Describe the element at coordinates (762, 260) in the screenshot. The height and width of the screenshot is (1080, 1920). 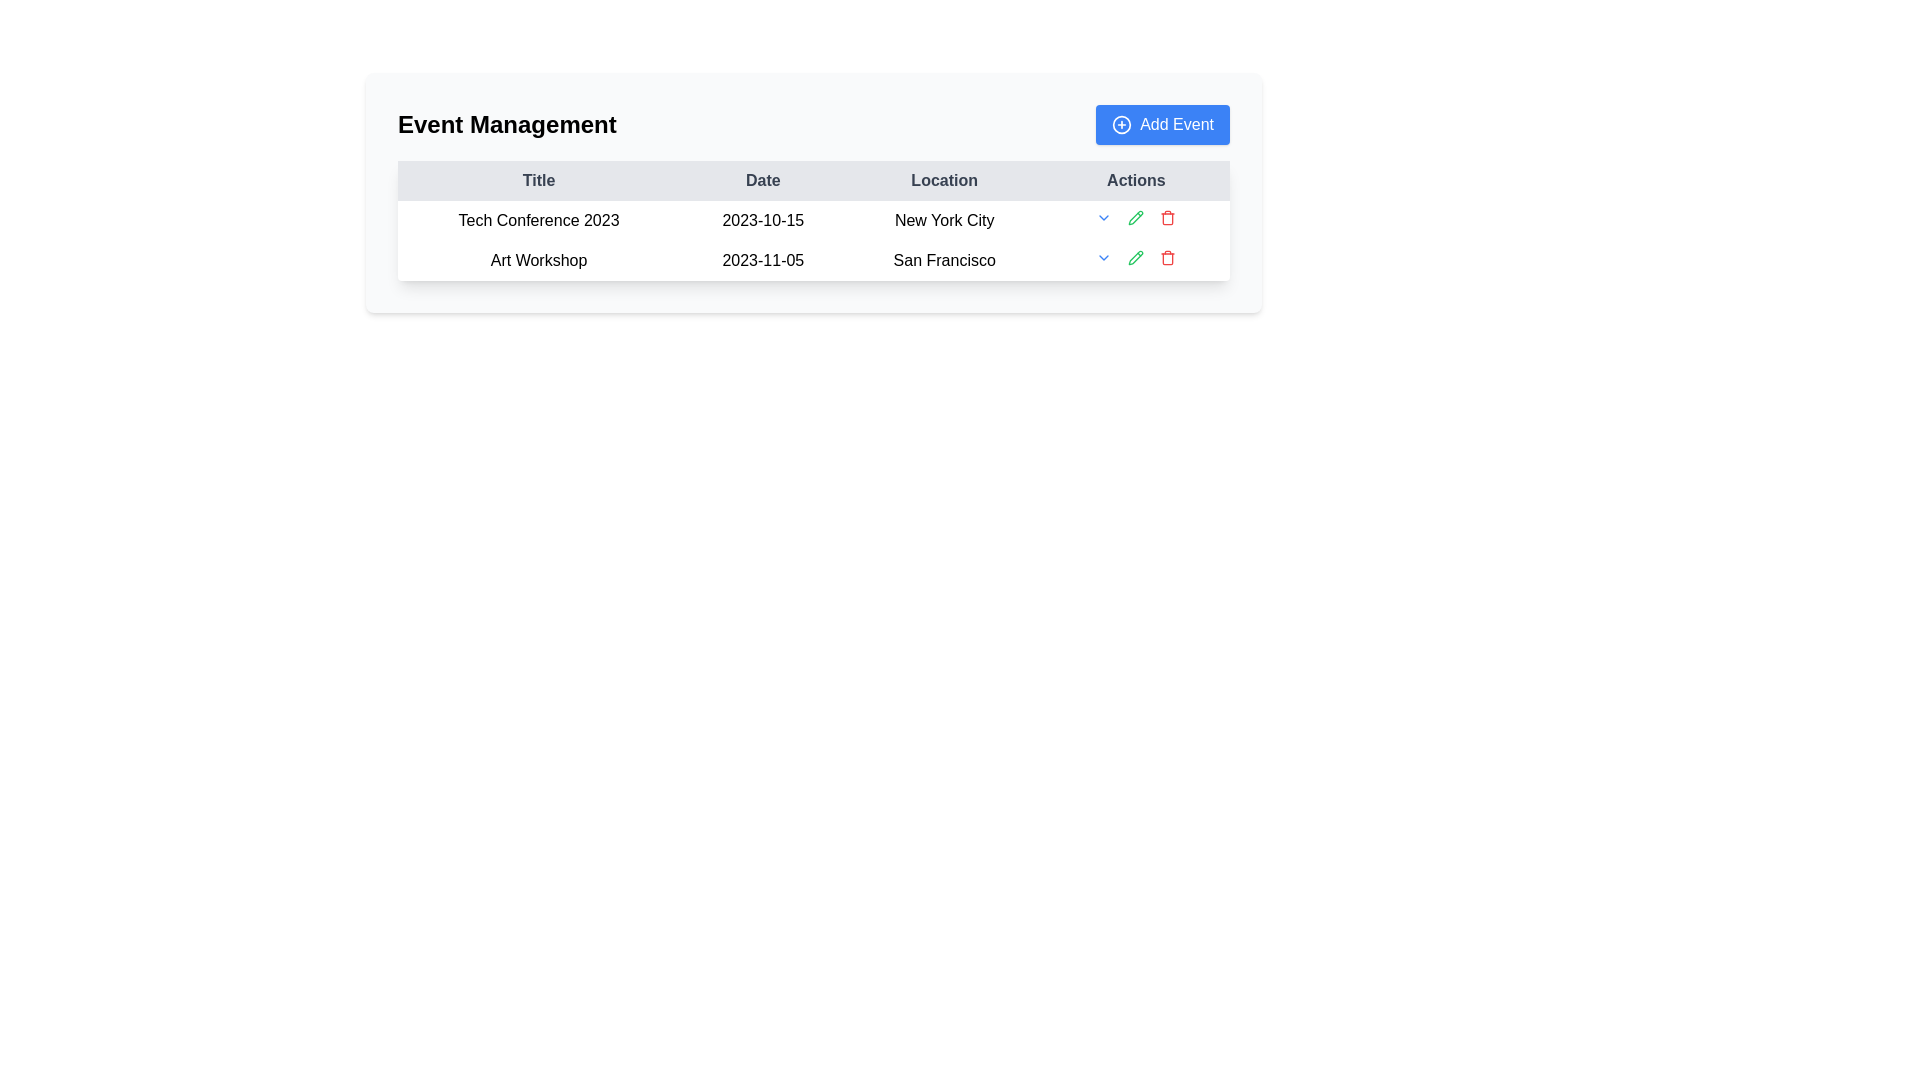
I see `the text display showing the date '2023-11-05' in the middle column of the second row under the 'Date' column, associated with the 'Art Workshop' event` at that location.